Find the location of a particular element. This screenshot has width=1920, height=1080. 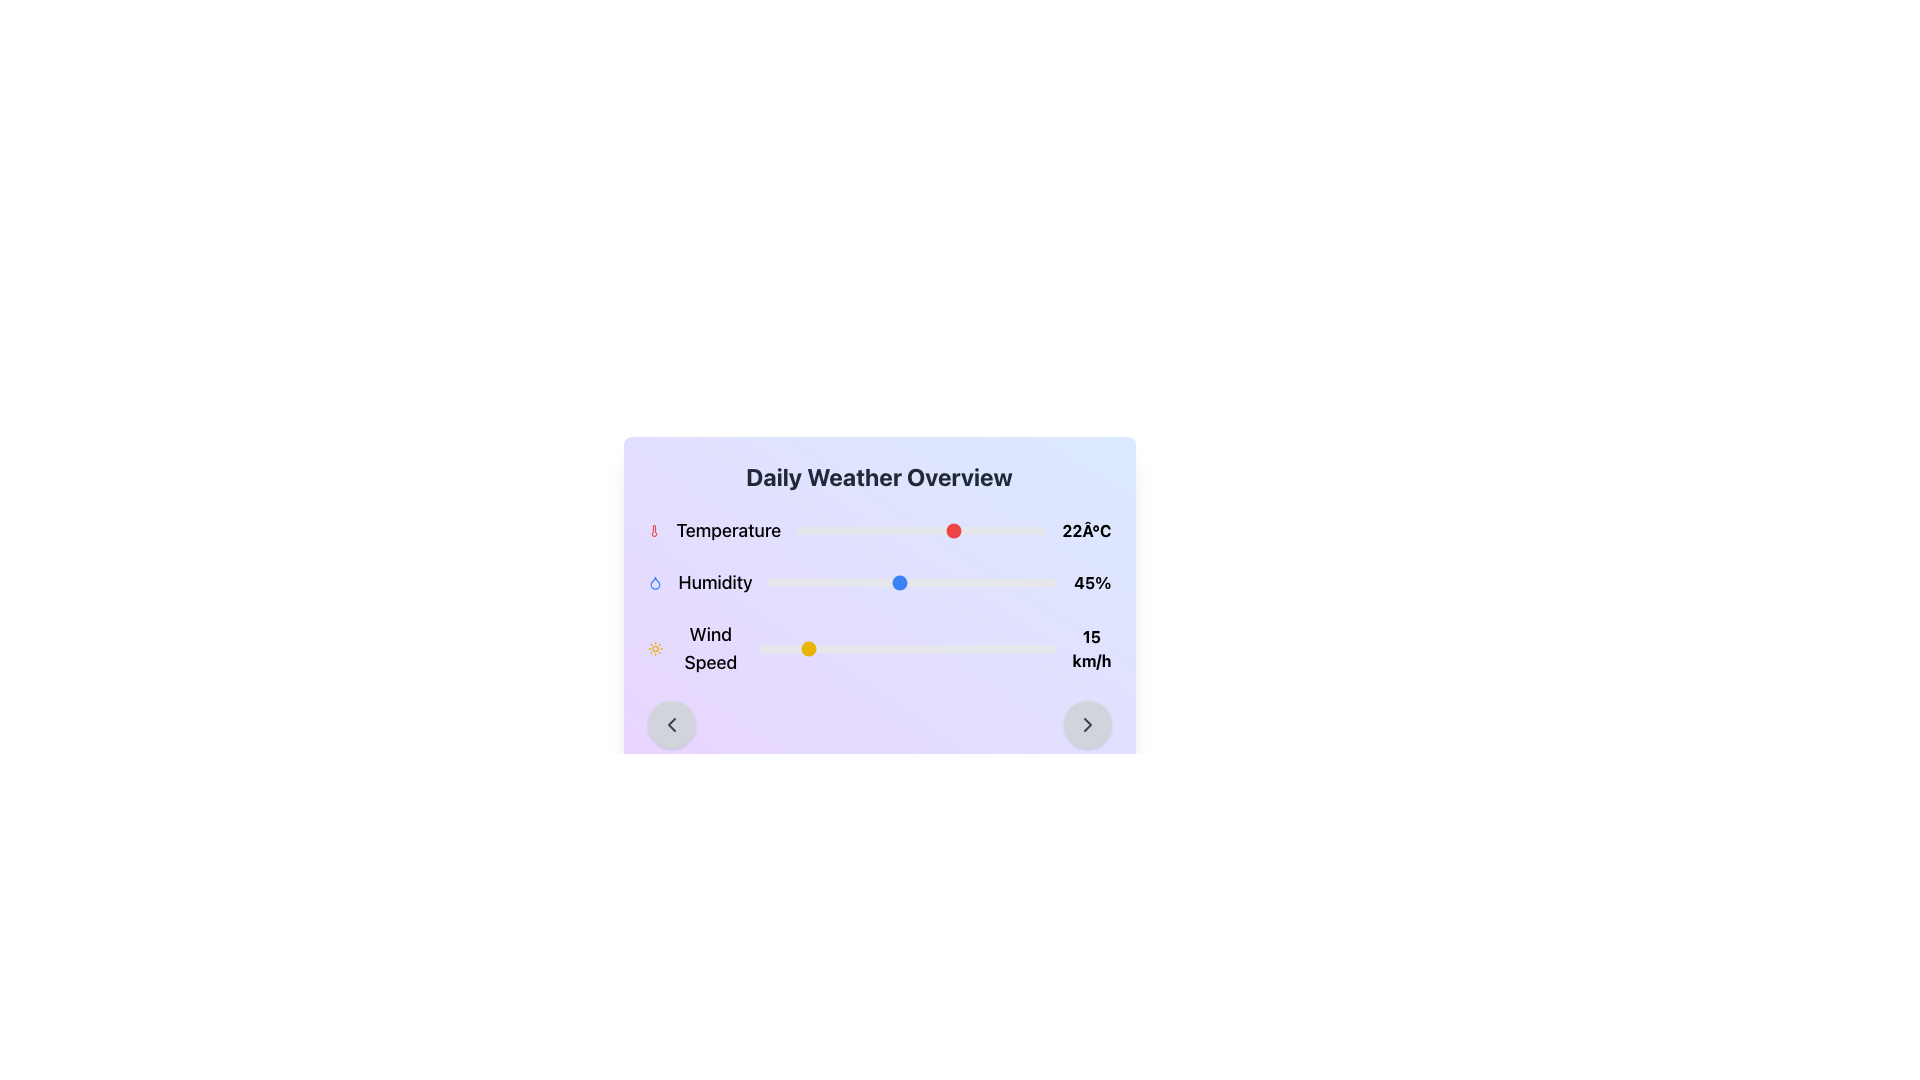

the navigational icon within the circular button located at the bottom-right corner of the 'Daily Weather Overview' panel is located at coordinates (1086, 725).